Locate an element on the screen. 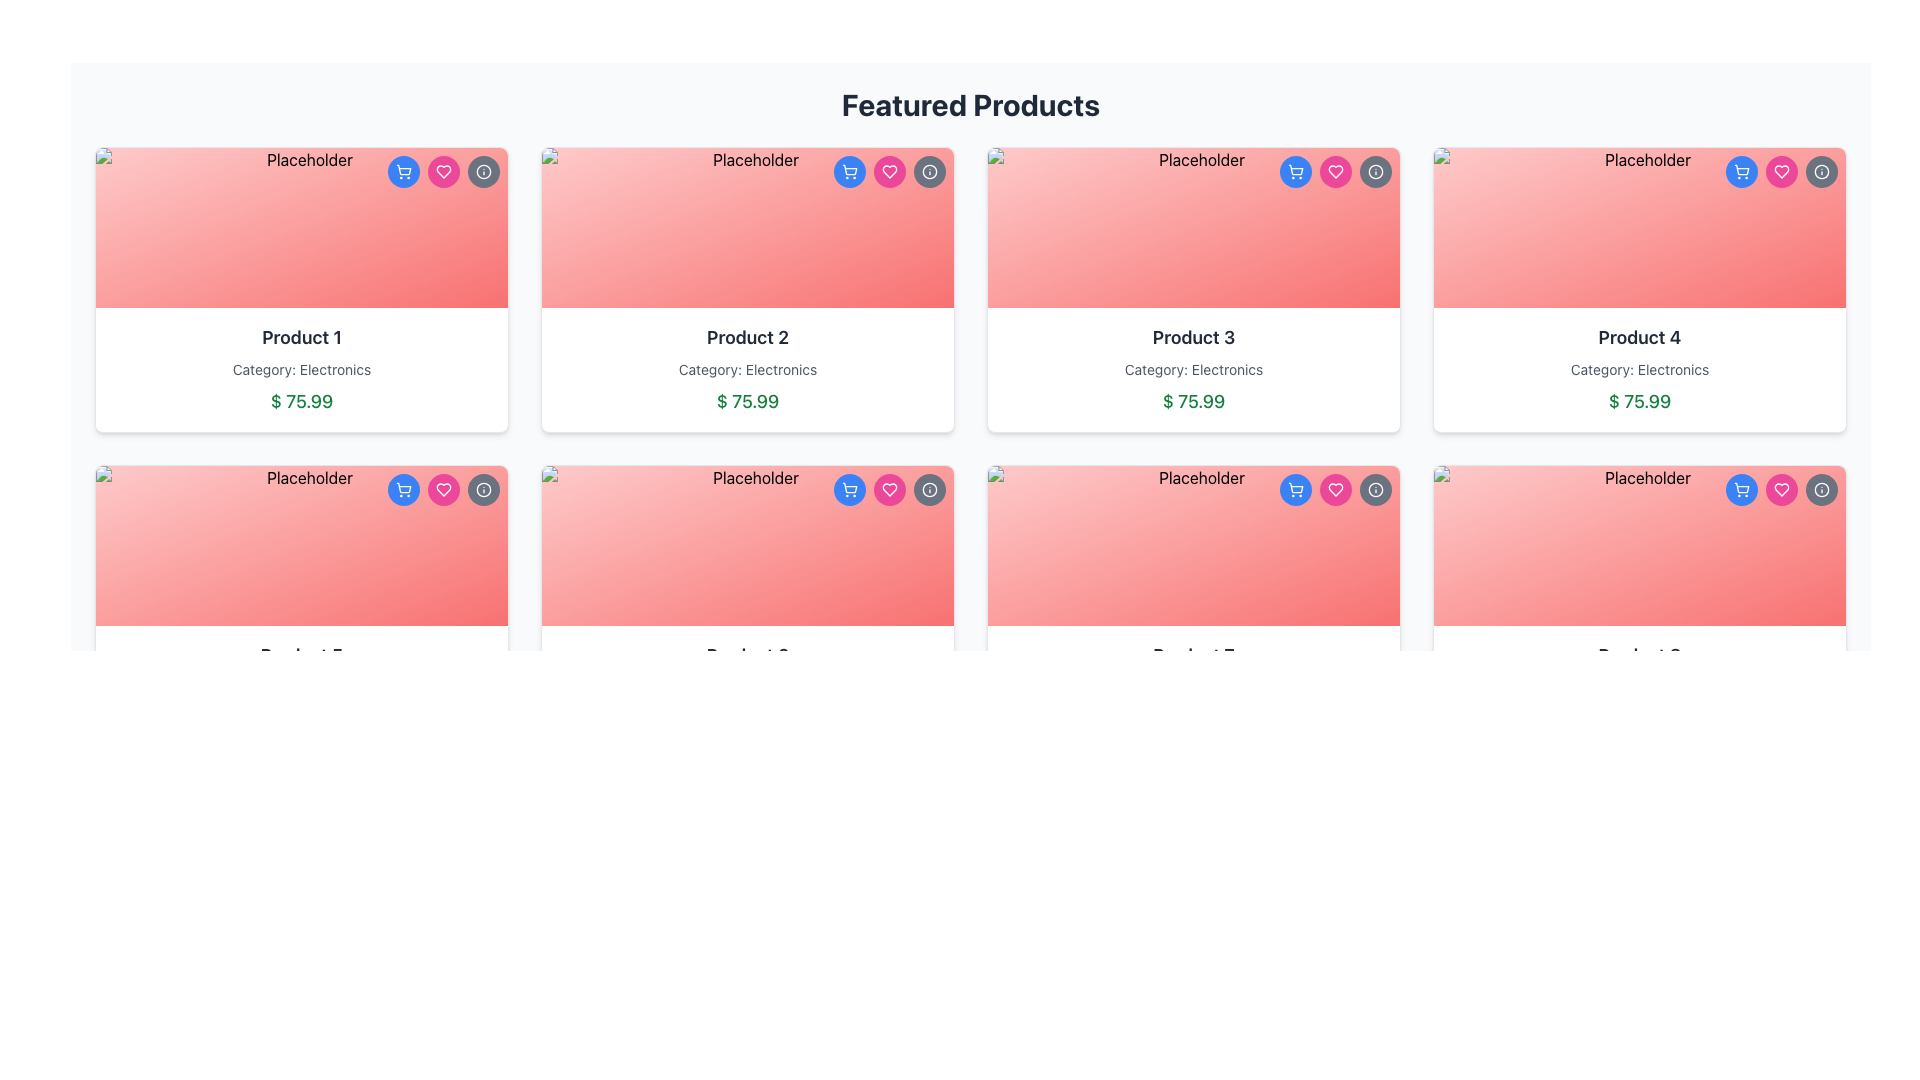 The width and height of the screenshot is (1920, 1080). the circular information button located at the top-right corner of the product card, which has a dark gray background and a white circular outline is located at coordinates (484, 489).